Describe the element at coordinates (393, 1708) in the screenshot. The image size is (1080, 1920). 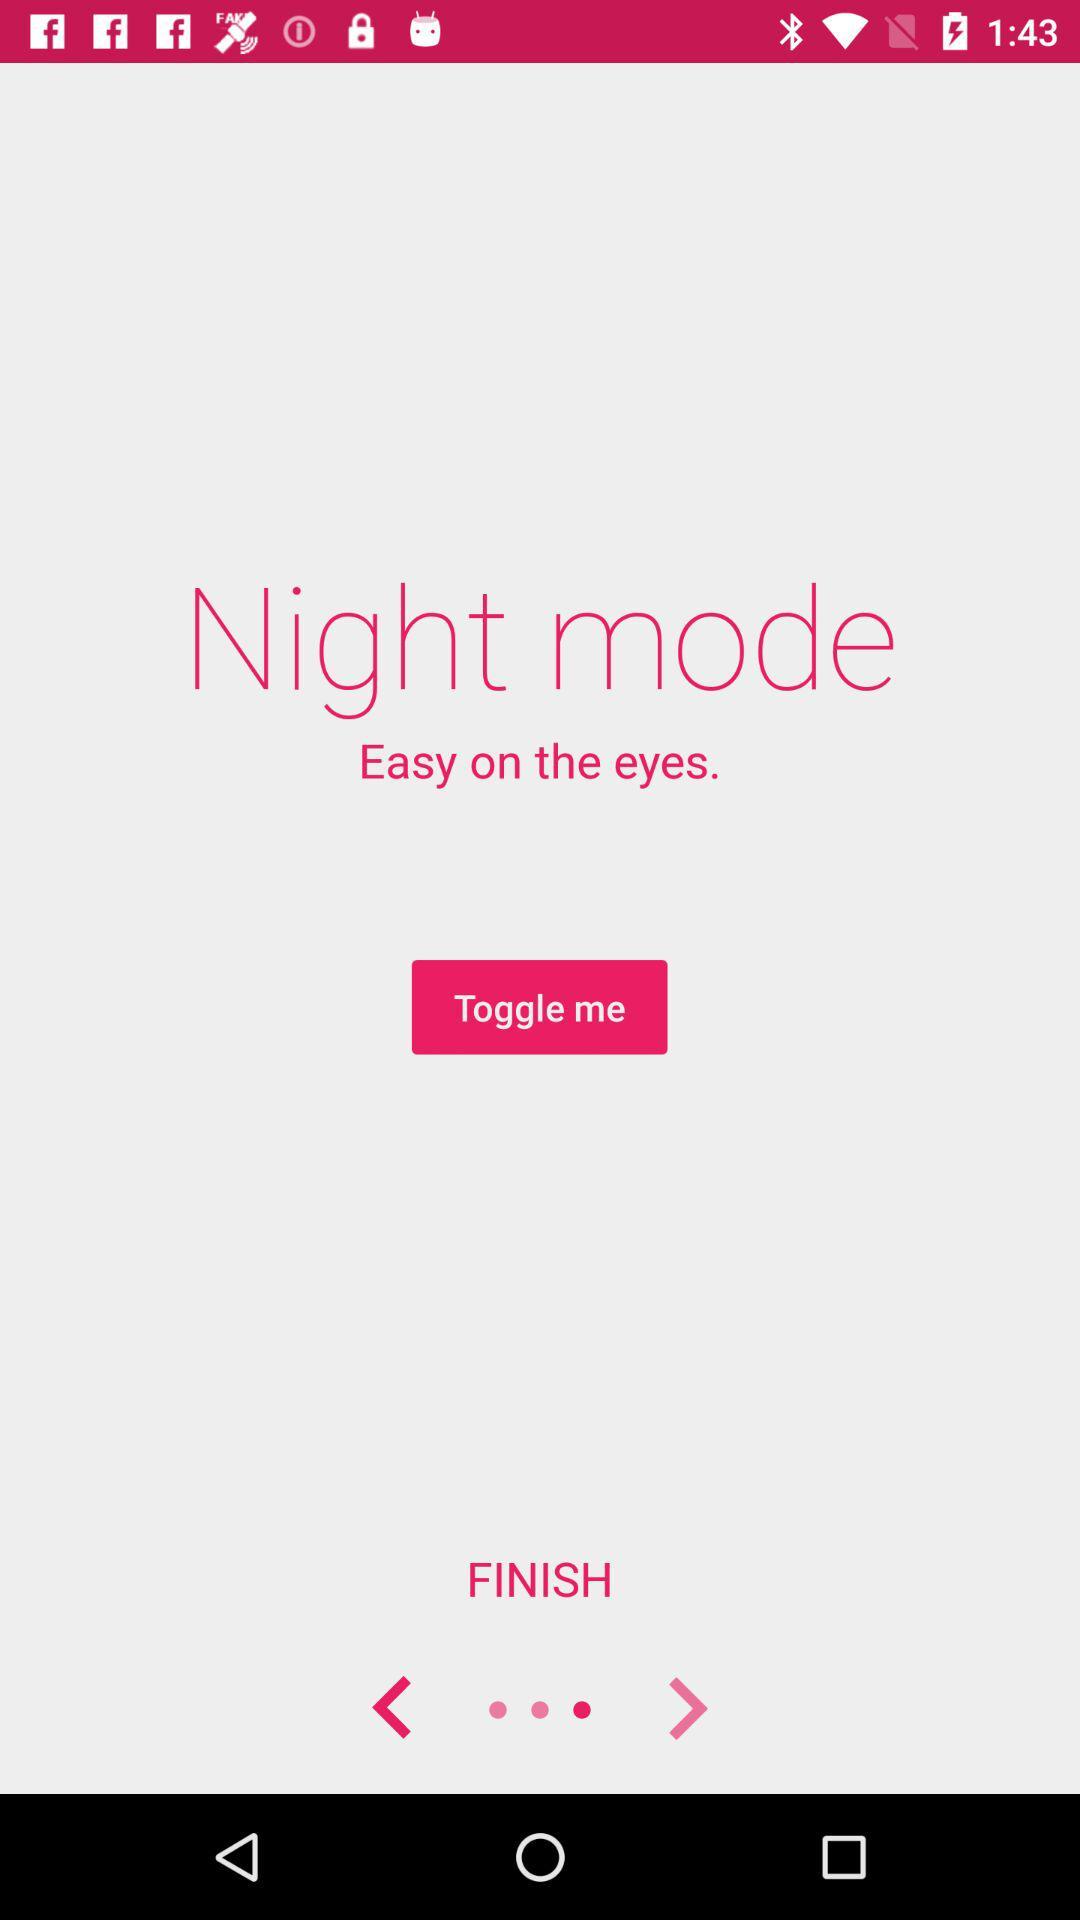
I see `previous` at that location.